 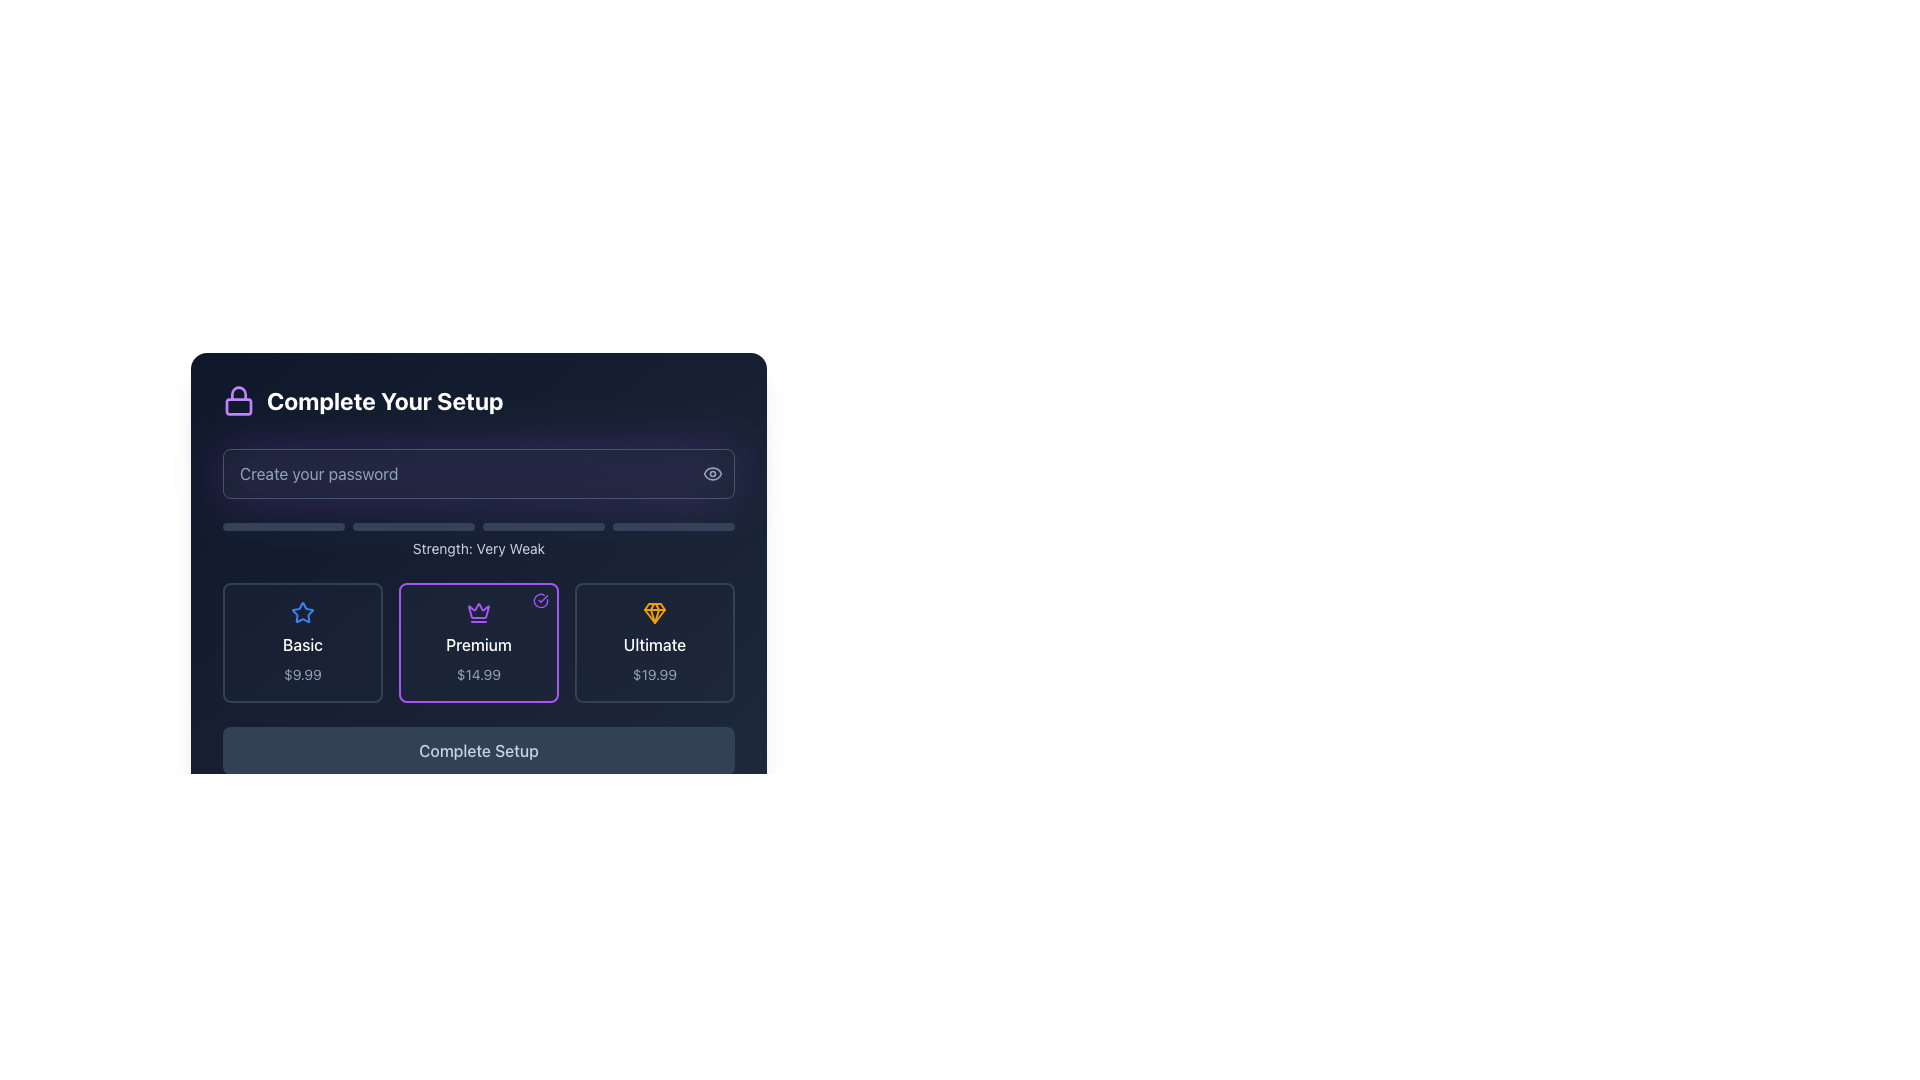 I want to click on the text label displaying the name of the subscription plan, which is located below the crown icon and above the price label ($14.99) in the 'Premium' subscription plan card, the middle option in a group of three subscription plans, so click(x=478, y=644).